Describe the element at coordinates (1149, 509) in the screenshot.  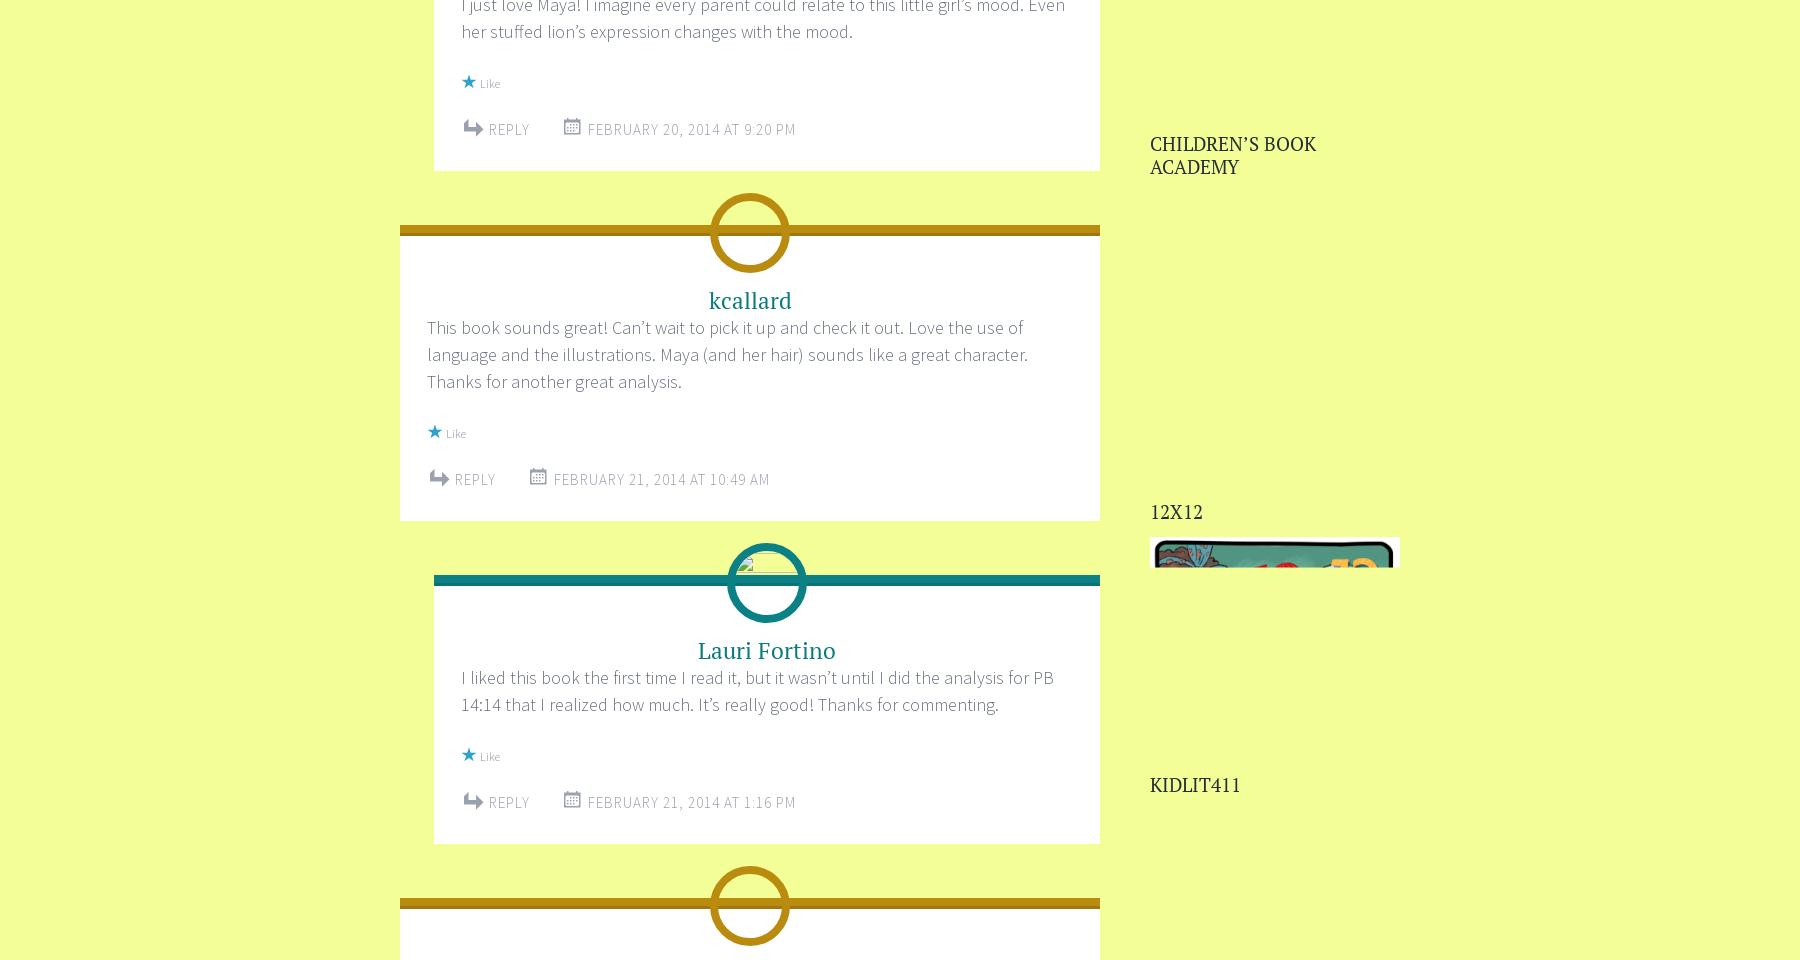
I see `'12X12'` at that location.